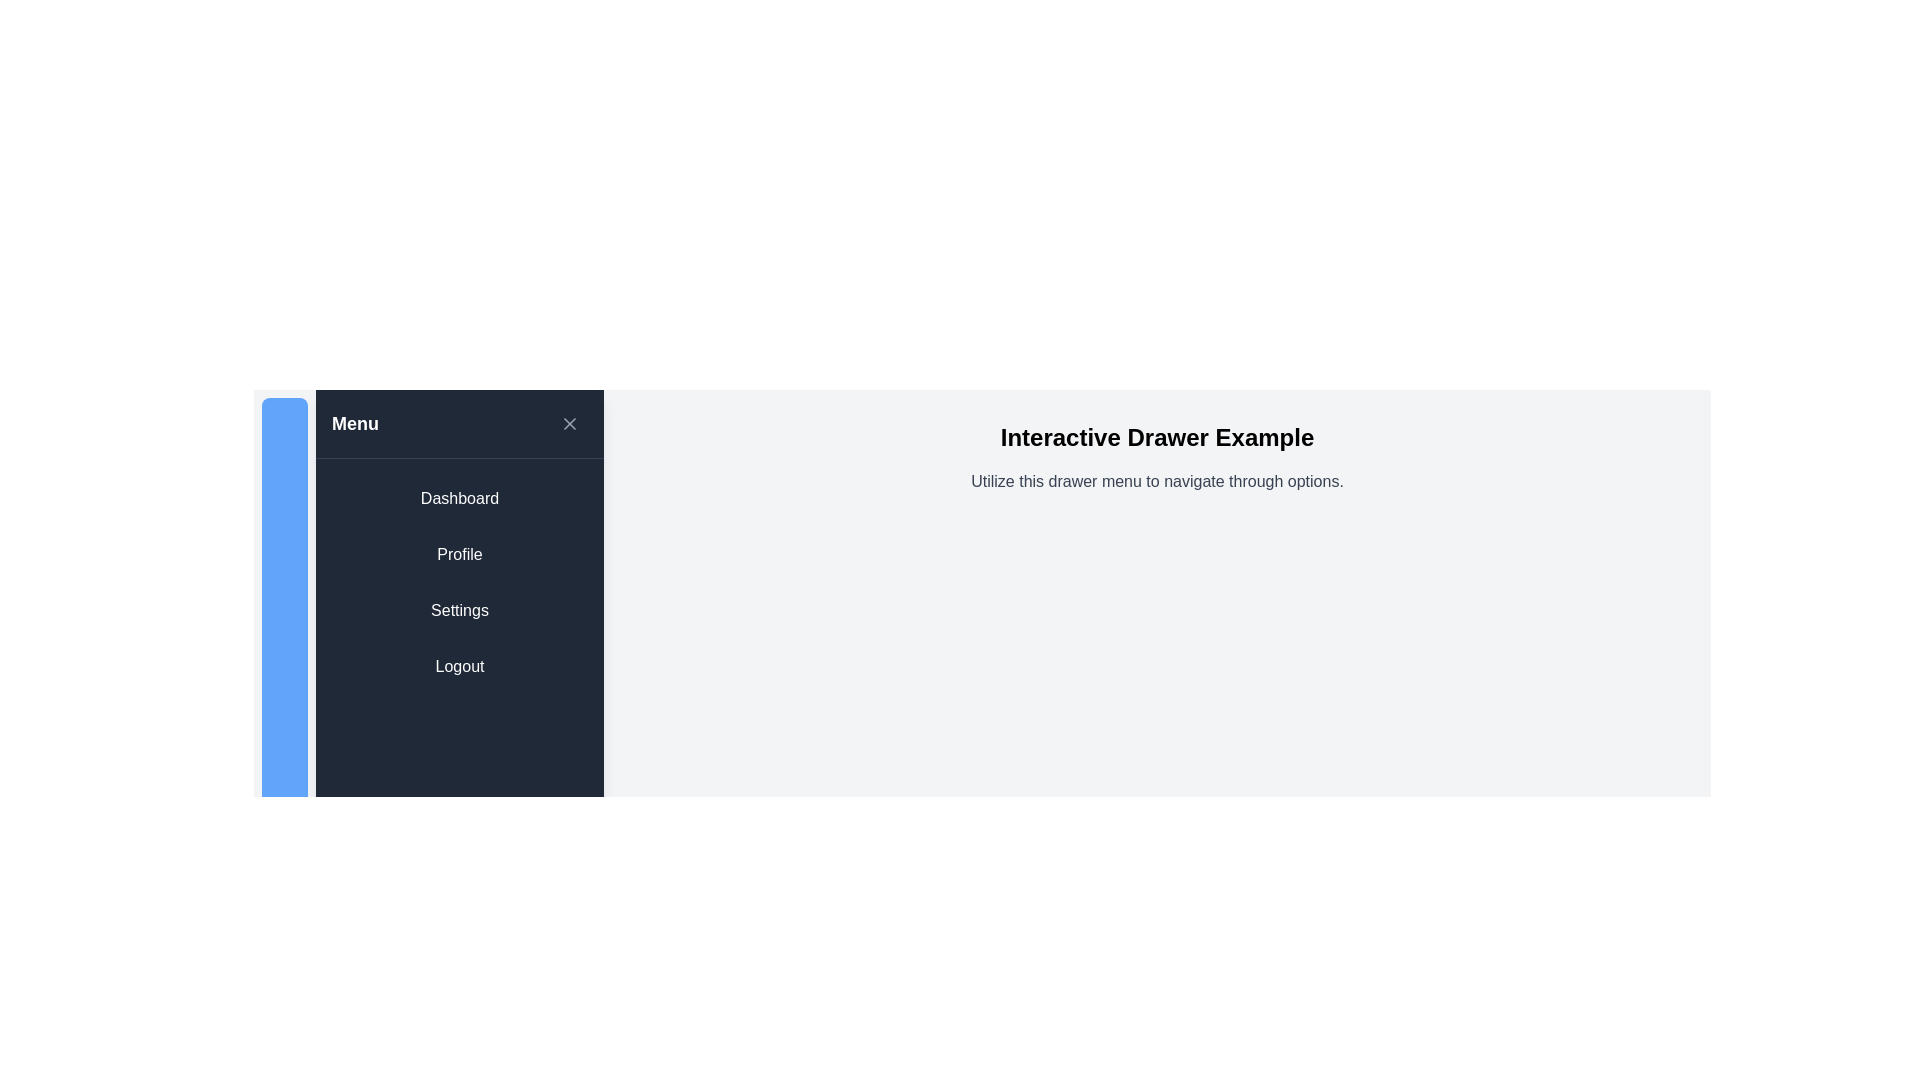 This screenshot has height=1080, width=1920. I want to click on the close button with an icon located in the top-right corner of the header section next to the 'Menu' text to observe any hover effect, so click(569, 423).